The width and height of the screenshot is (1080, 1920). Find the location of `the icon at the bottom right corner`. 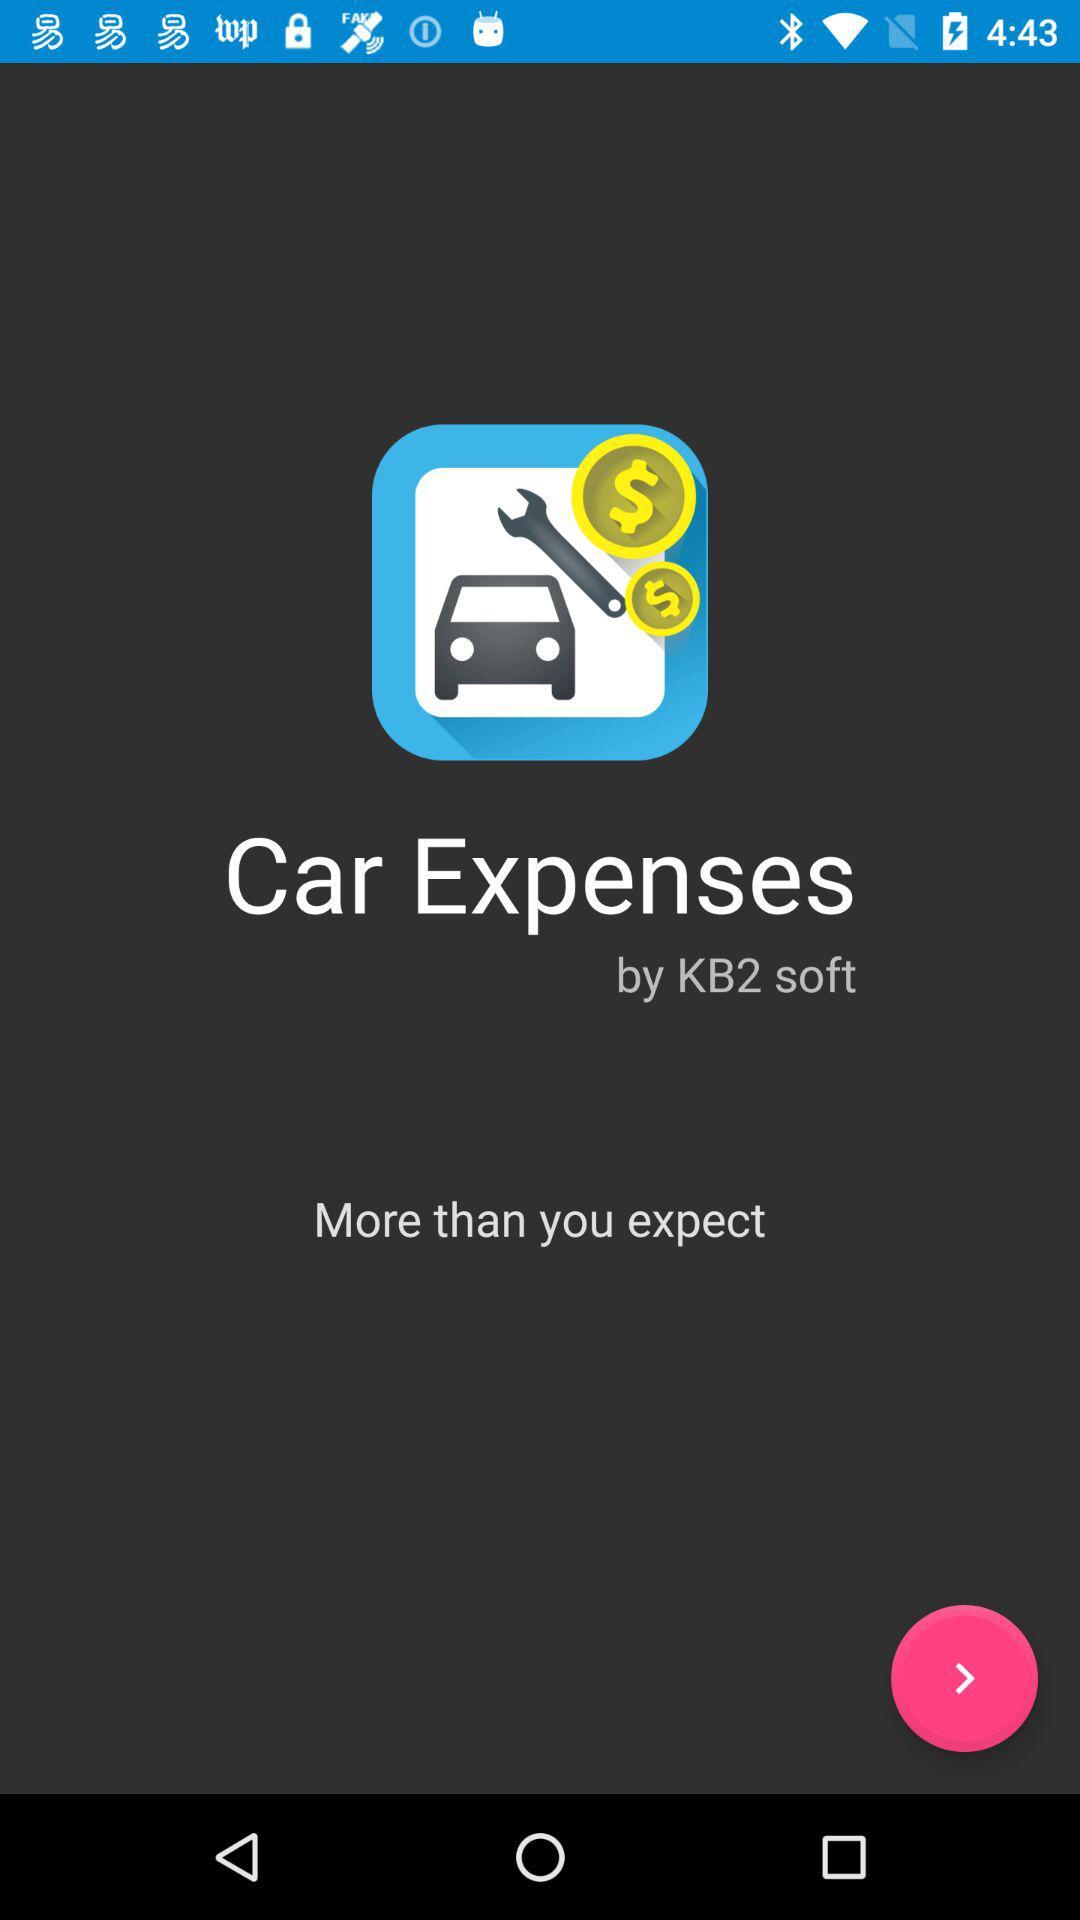

the icon at the bottom right corner is located at coordinates (963, 1678).